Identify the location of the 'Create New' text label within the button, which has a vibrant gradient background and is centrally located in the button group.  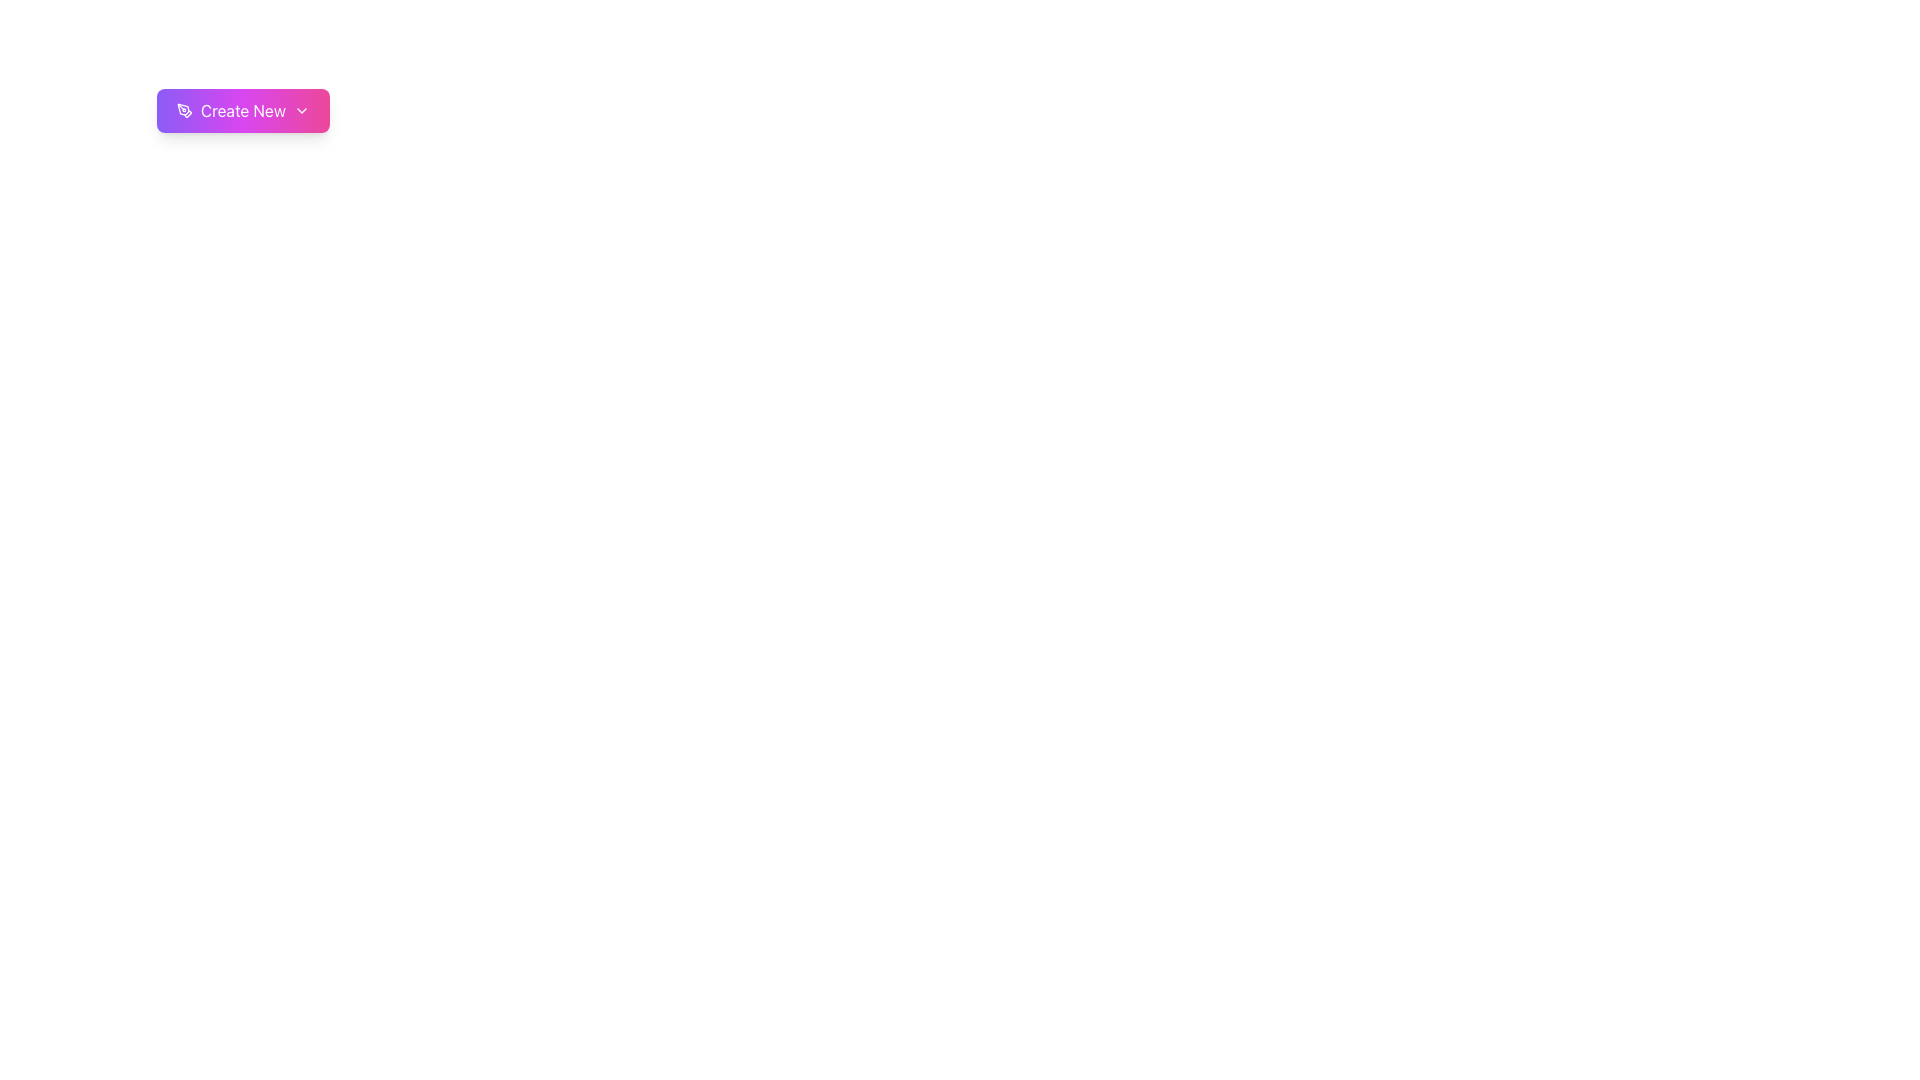
(242, 111).